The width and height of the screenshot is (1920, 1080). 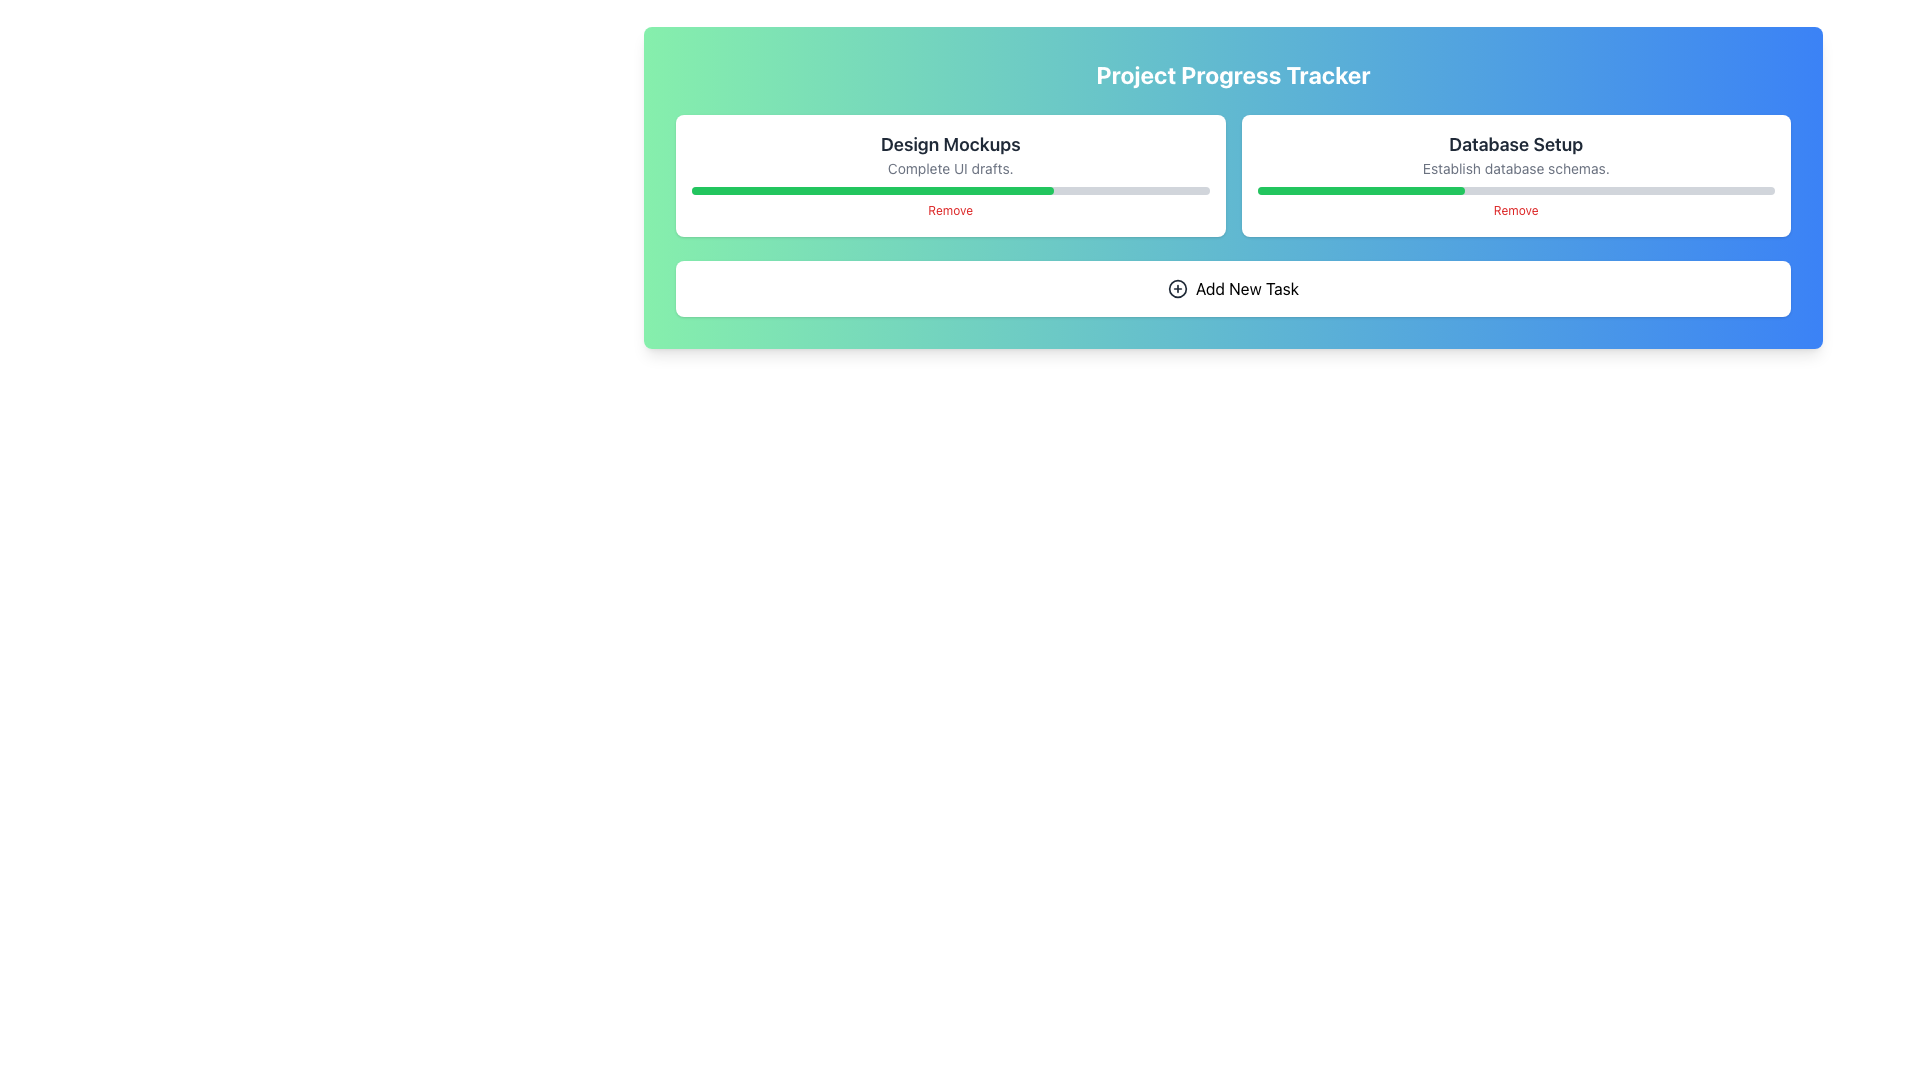 What do you see at coordinates (873, 191) in the screenshot?
I see `the Progress Indicator located in the 'Design Mockups' section of the 'Project Progress Tracker', which visually represents the current progress of a task` at bounding box center [873, 191].